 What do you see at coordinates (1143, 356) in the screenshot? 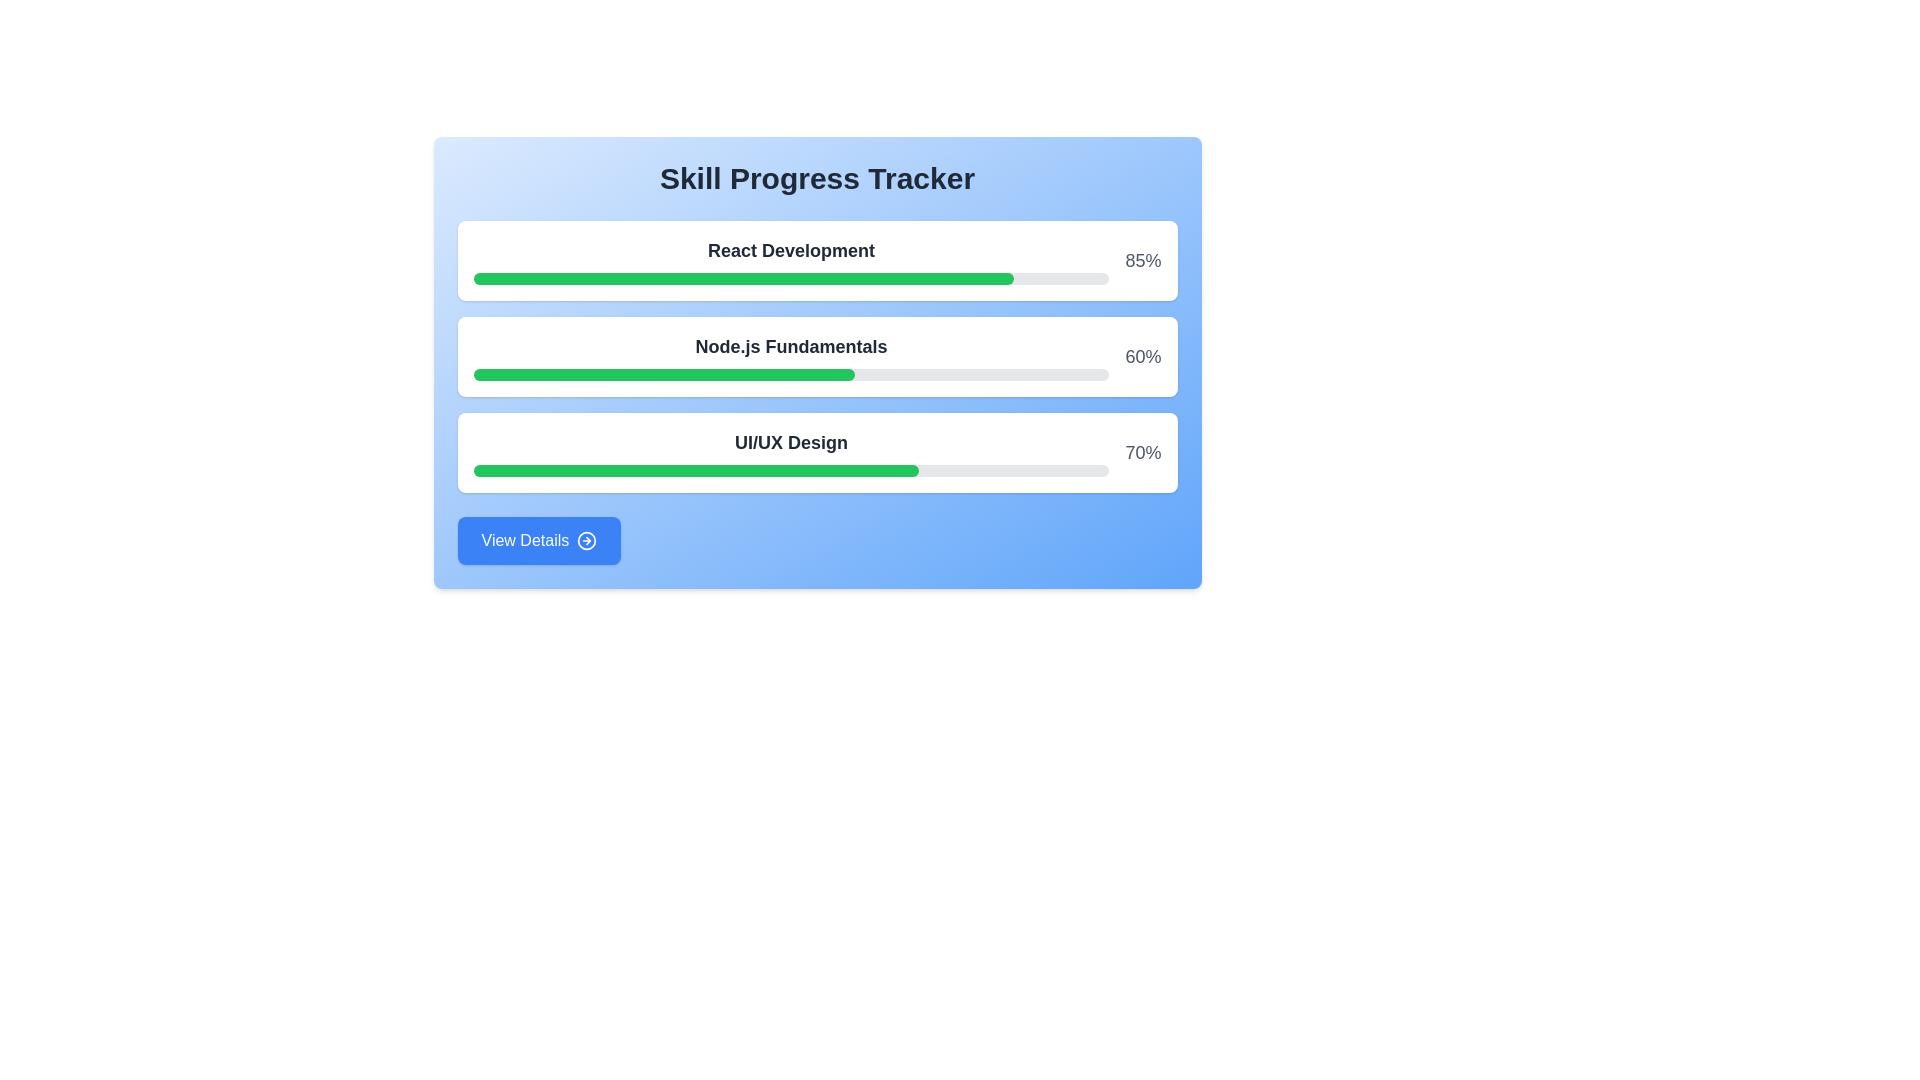
I see `the text label displaying '60%' which is formatted in gray and located to the right of the 'Node.js Fundamentals' progress bar` at bounding box center [1143, 356].